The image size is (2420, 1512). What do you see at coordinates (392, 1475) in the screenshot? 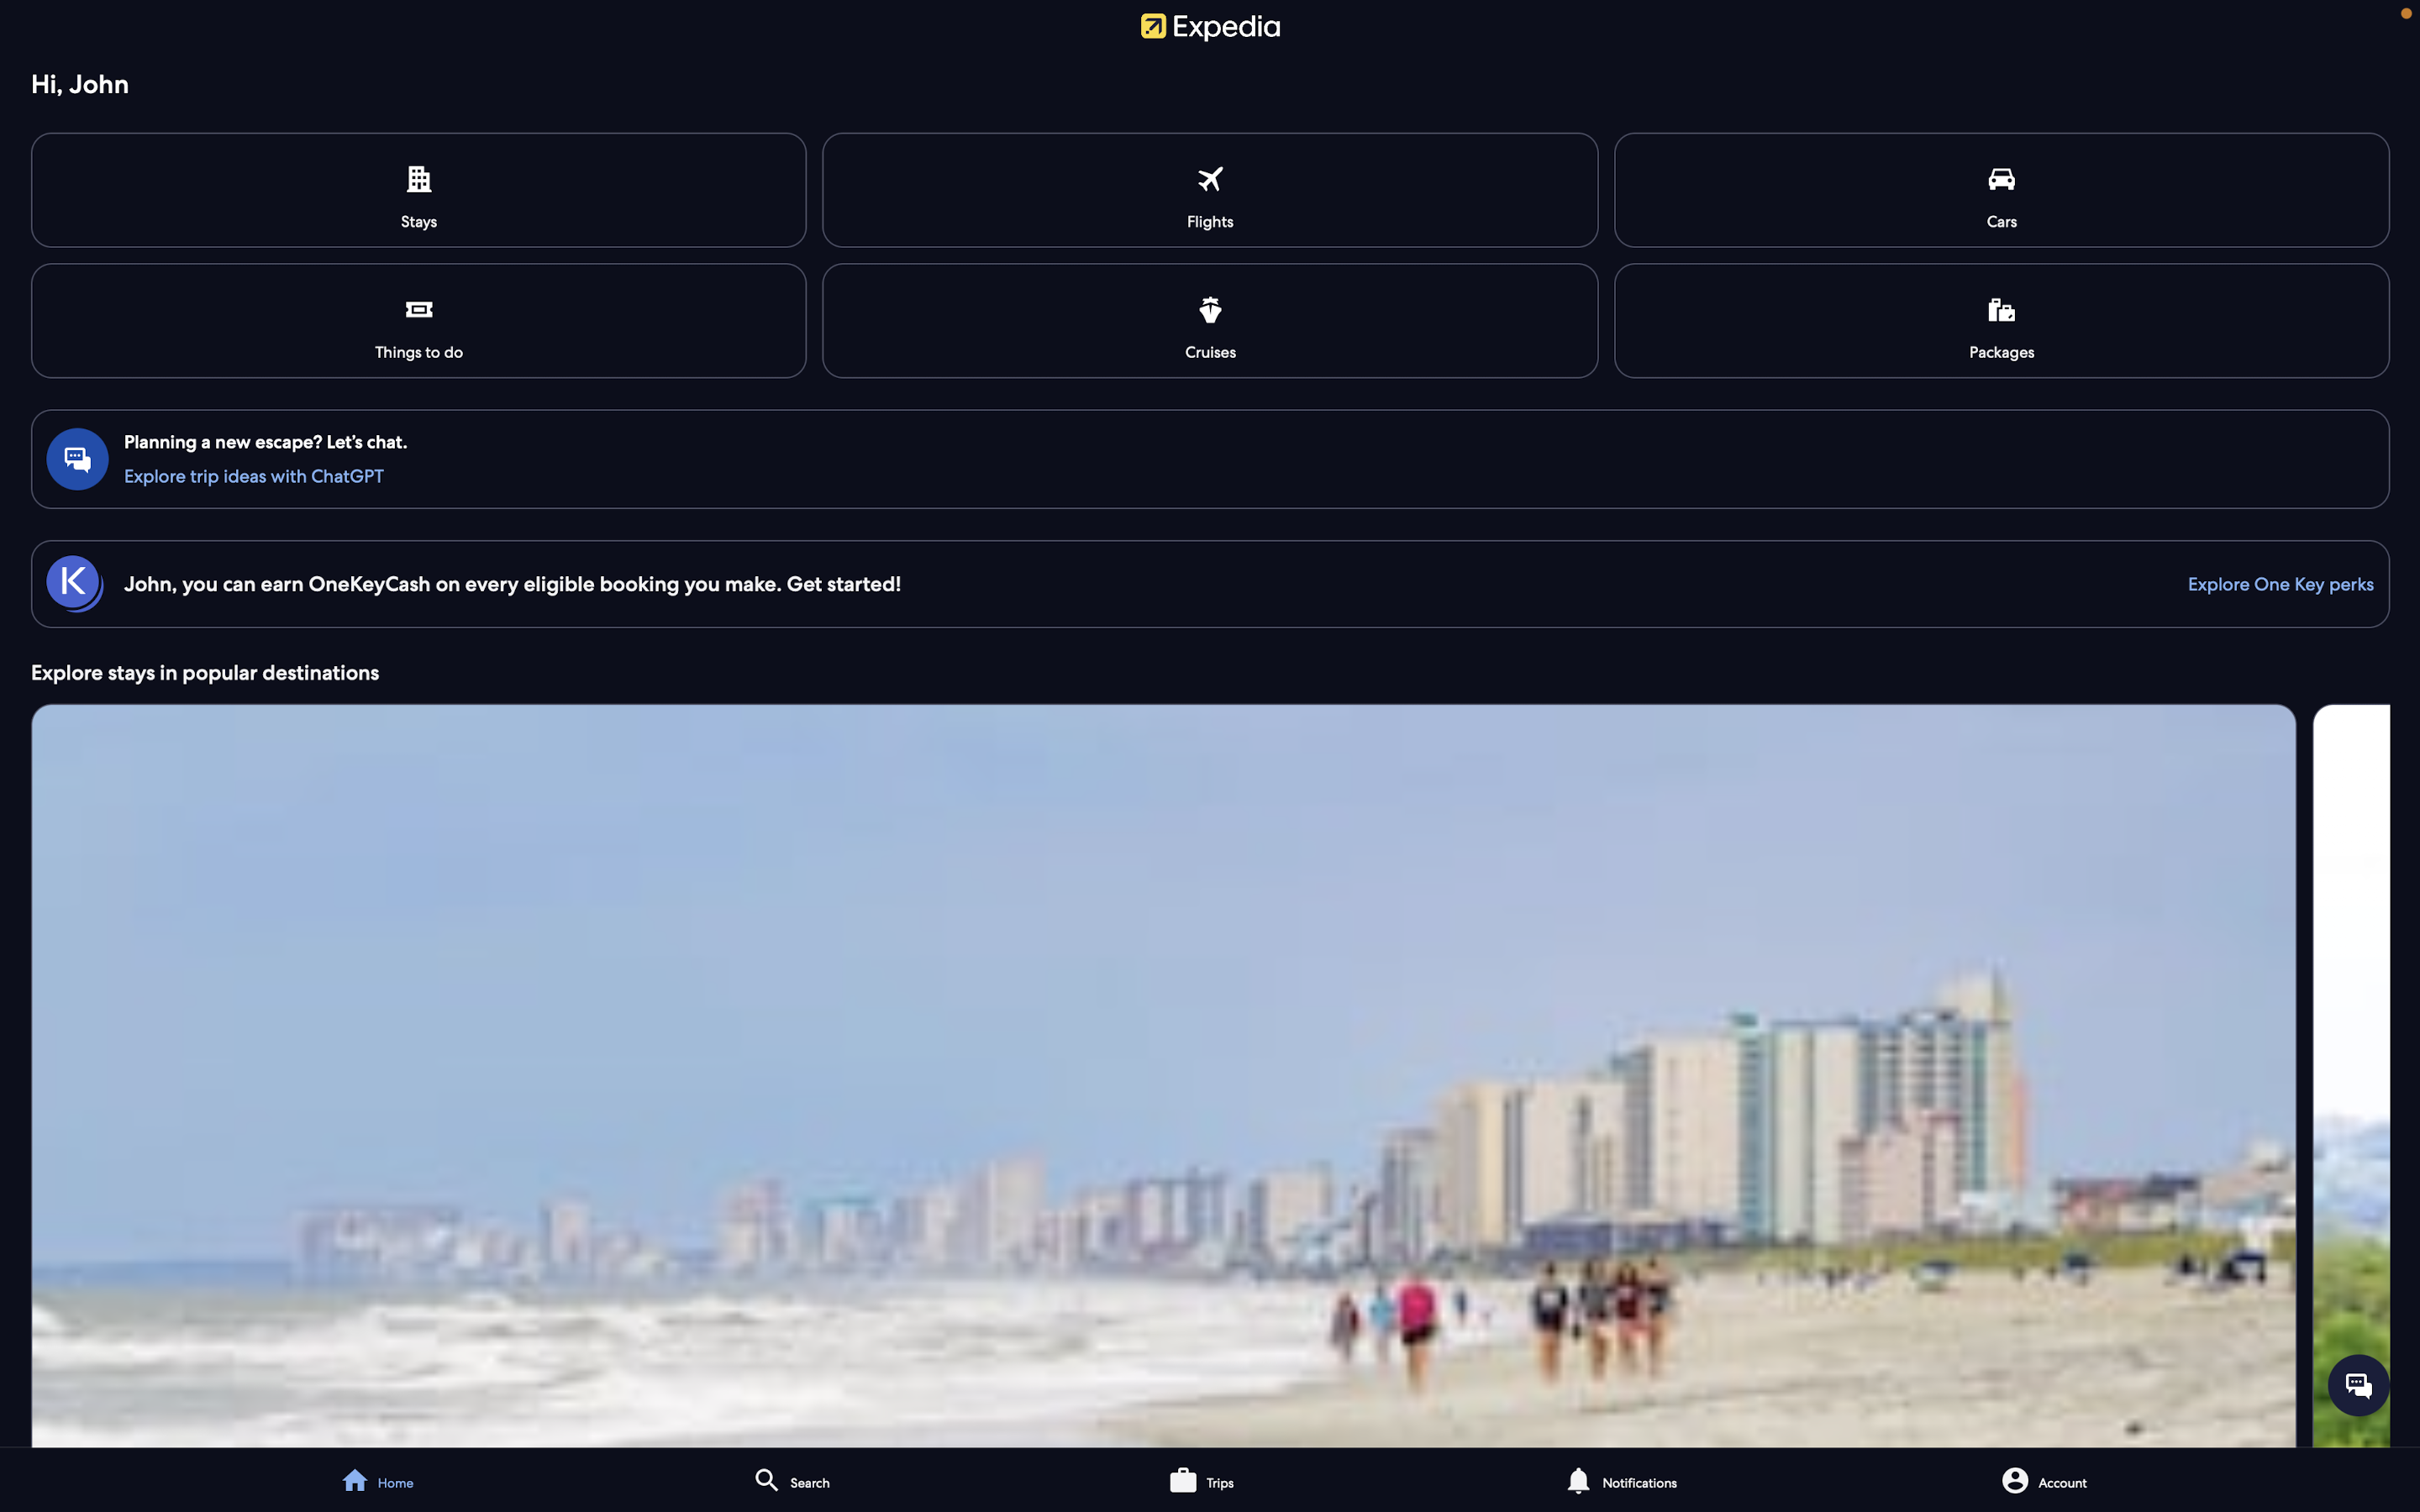
I see `Direct yourself to the primary page` at bounding box center [392, 1475].